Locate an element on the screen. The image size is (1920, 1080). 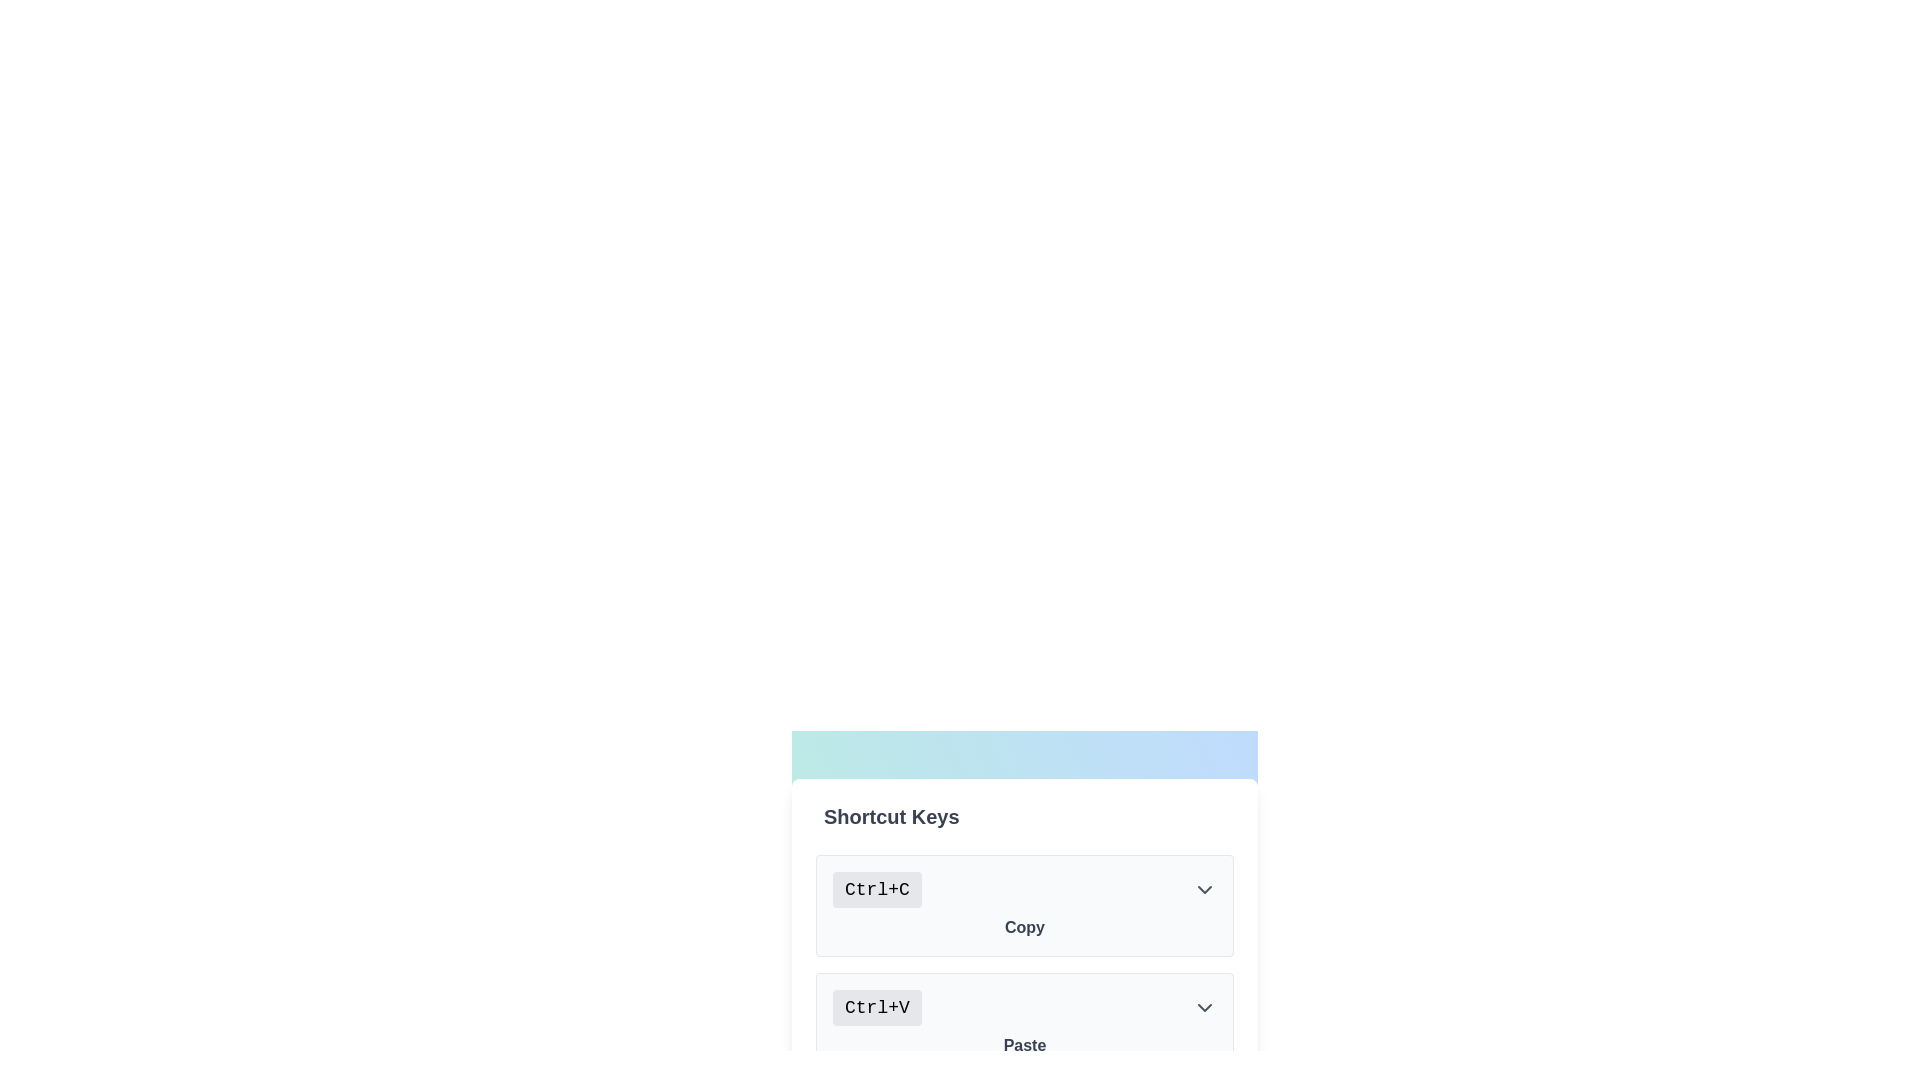
the 'Copy' static text label, which is styled in gray with a bold font and located beneath the 'Ctrl+C' shortcut key label is located at coordinates (1025, 928).